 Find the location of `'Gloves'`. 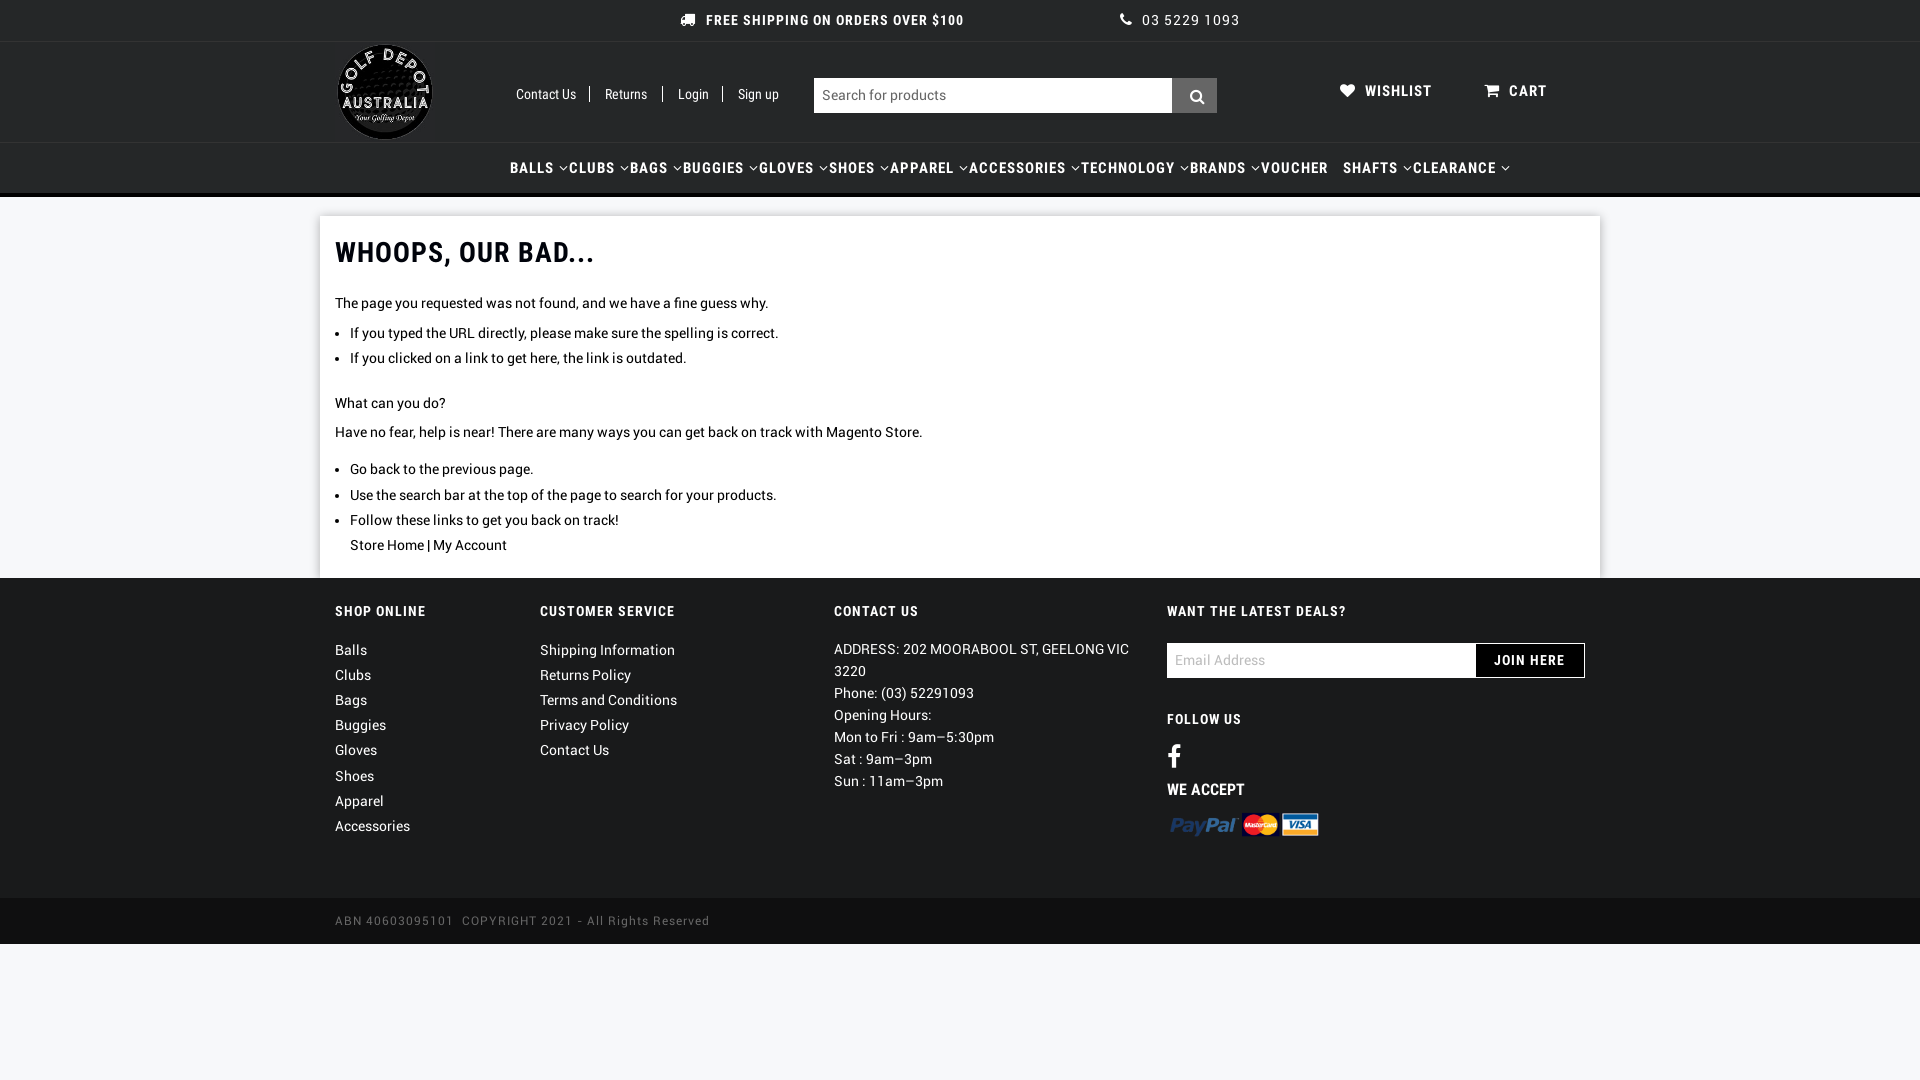

'Gloves' is located at coordinates (355, 749).